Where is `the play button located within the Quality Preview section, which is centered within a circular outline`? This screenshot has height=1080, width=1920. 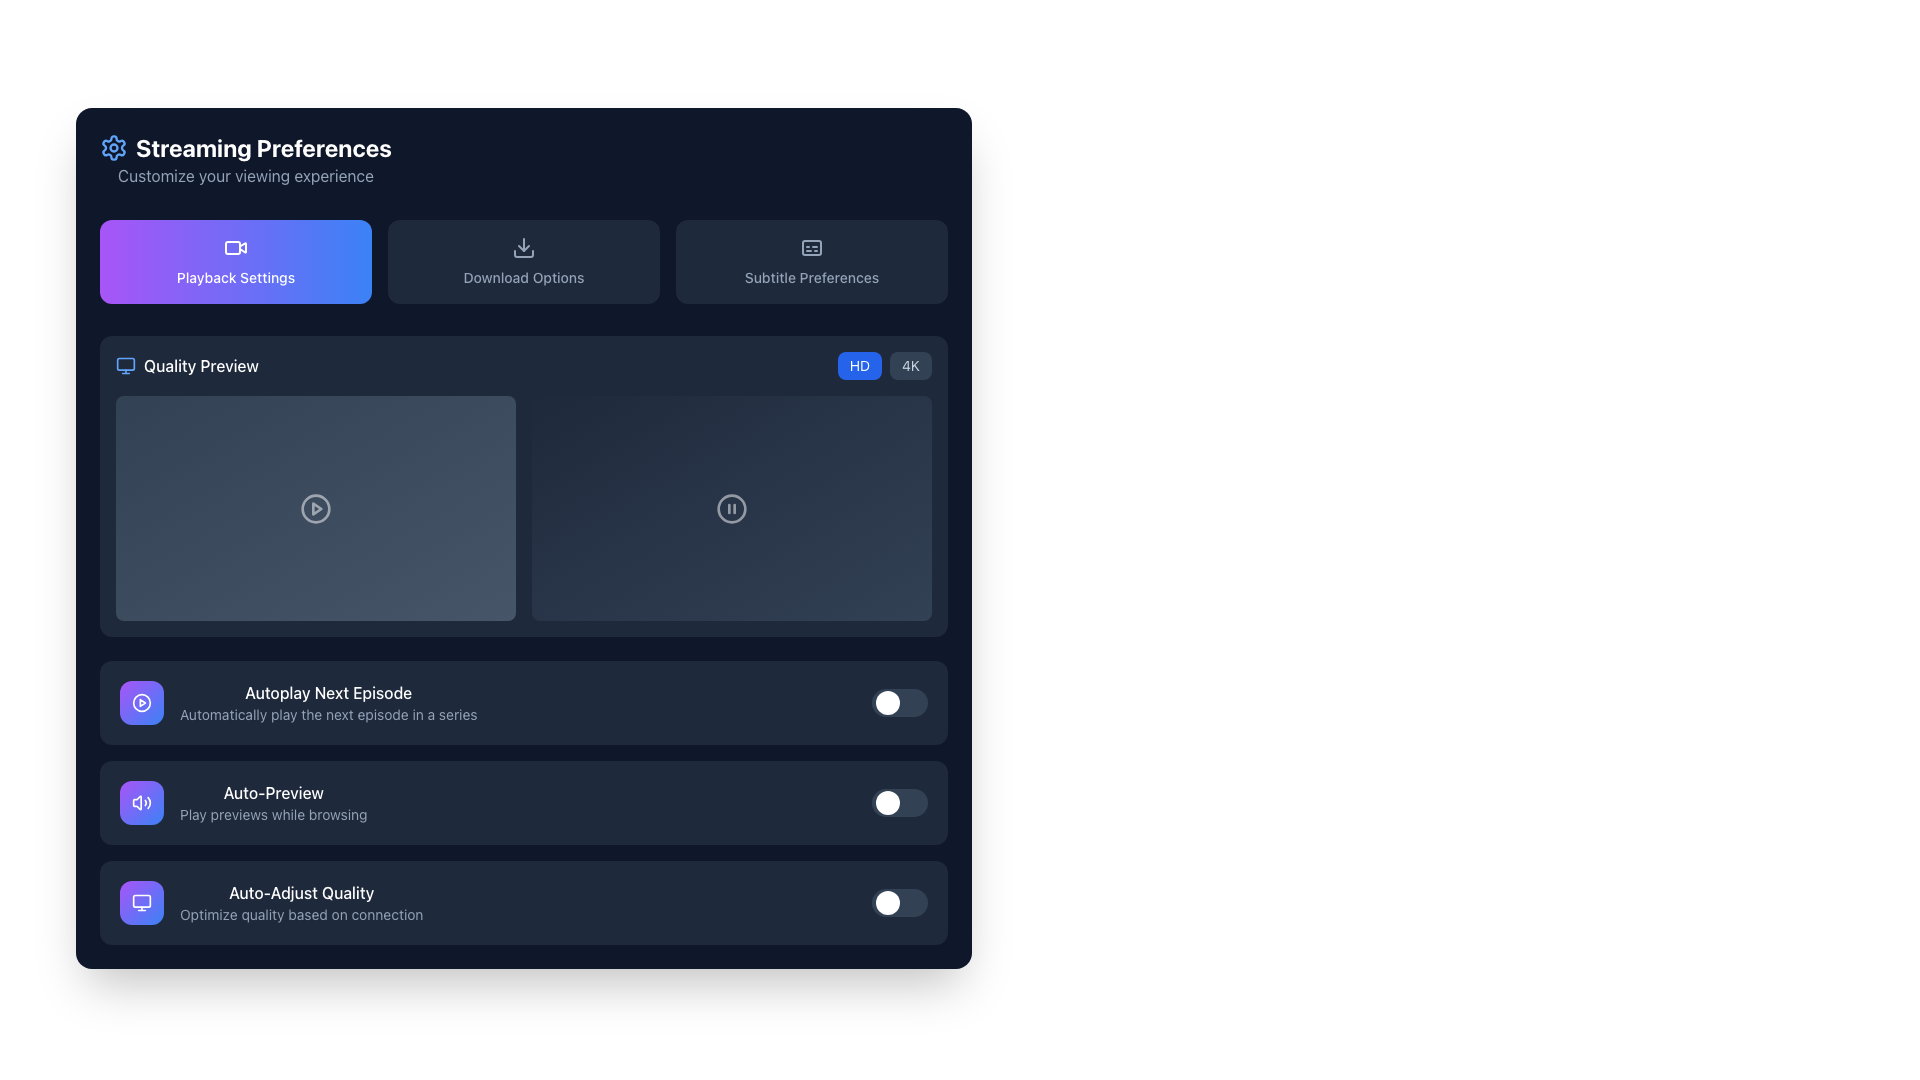
the play button located within the Quality Preview section, which is centered within a circular outline is located at coordinates (316, 507).